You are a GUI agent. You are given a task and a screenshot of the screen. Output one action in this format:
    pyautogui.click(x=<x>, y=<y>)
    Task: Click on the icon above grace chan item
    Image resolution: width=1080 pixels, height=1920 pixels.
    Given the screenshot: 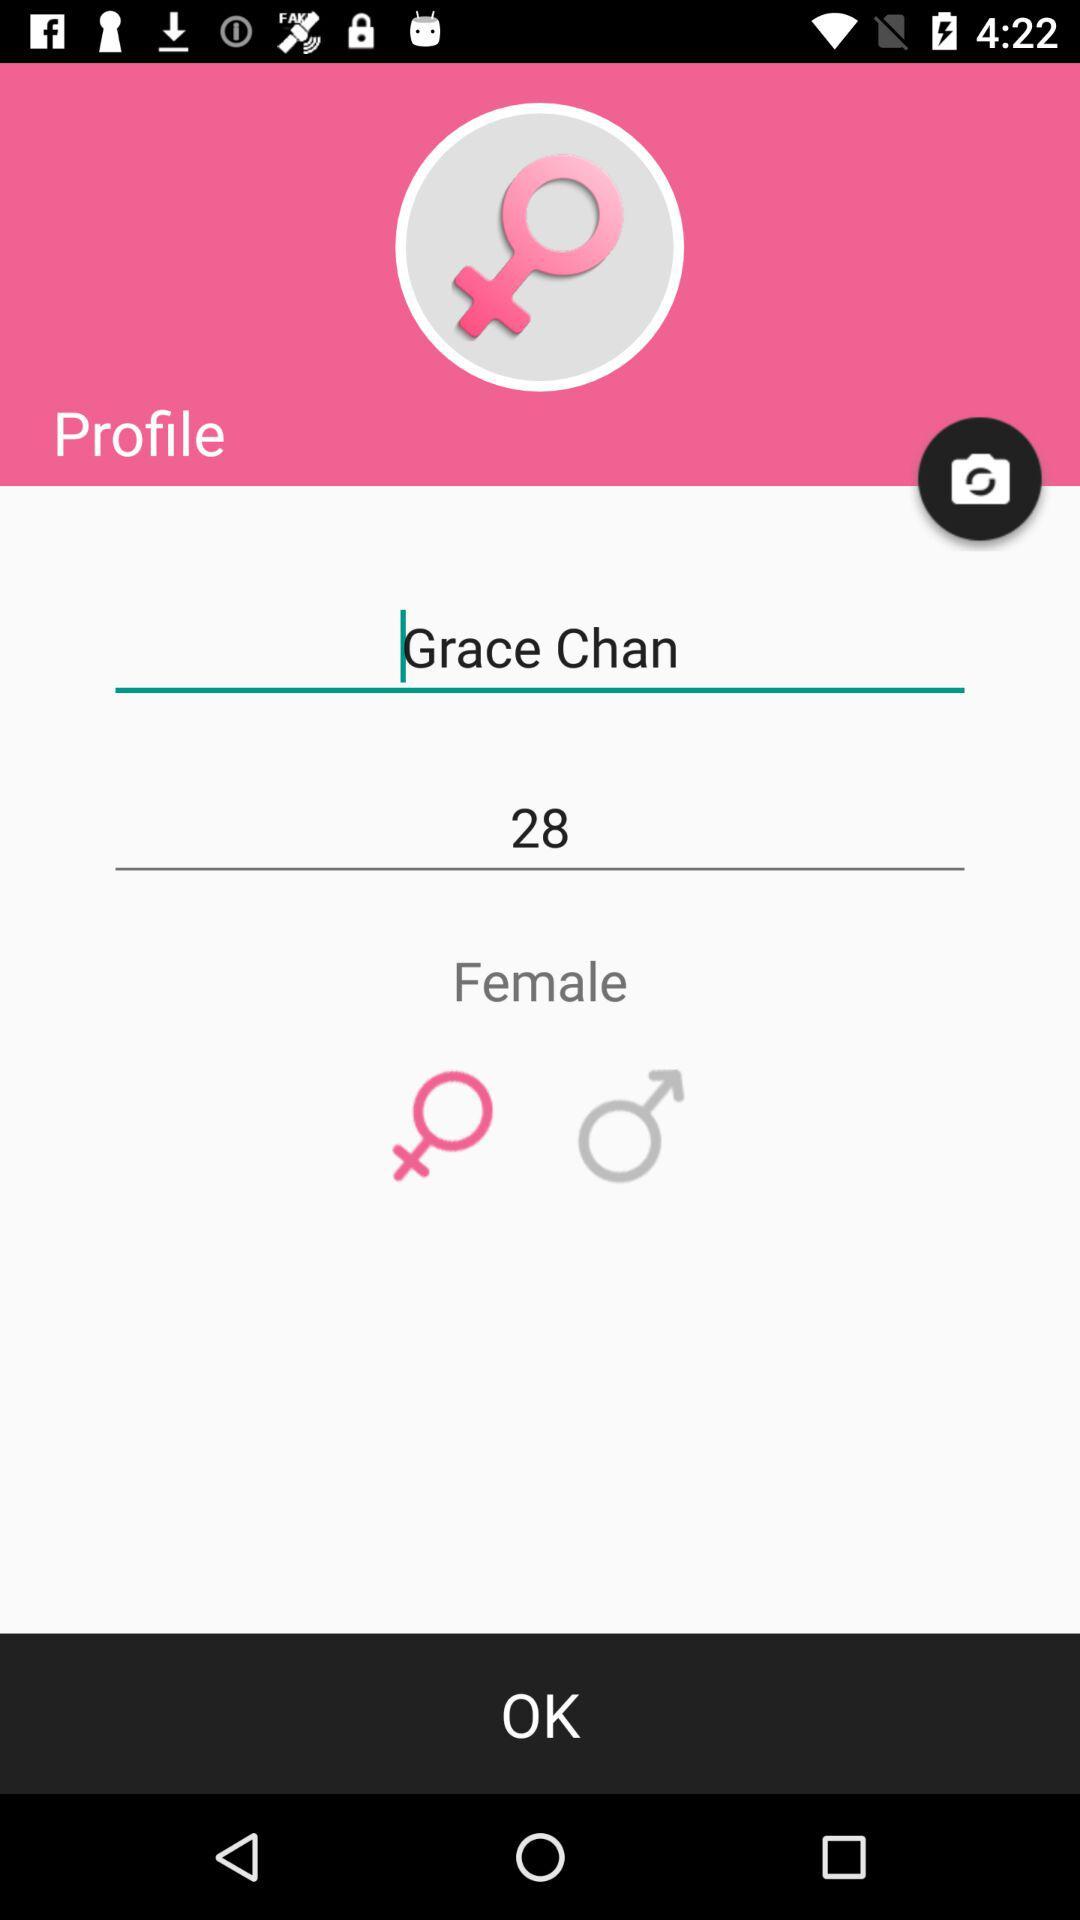 What is the action you would take?
    pyautogui.click(x=980, y=480)
    